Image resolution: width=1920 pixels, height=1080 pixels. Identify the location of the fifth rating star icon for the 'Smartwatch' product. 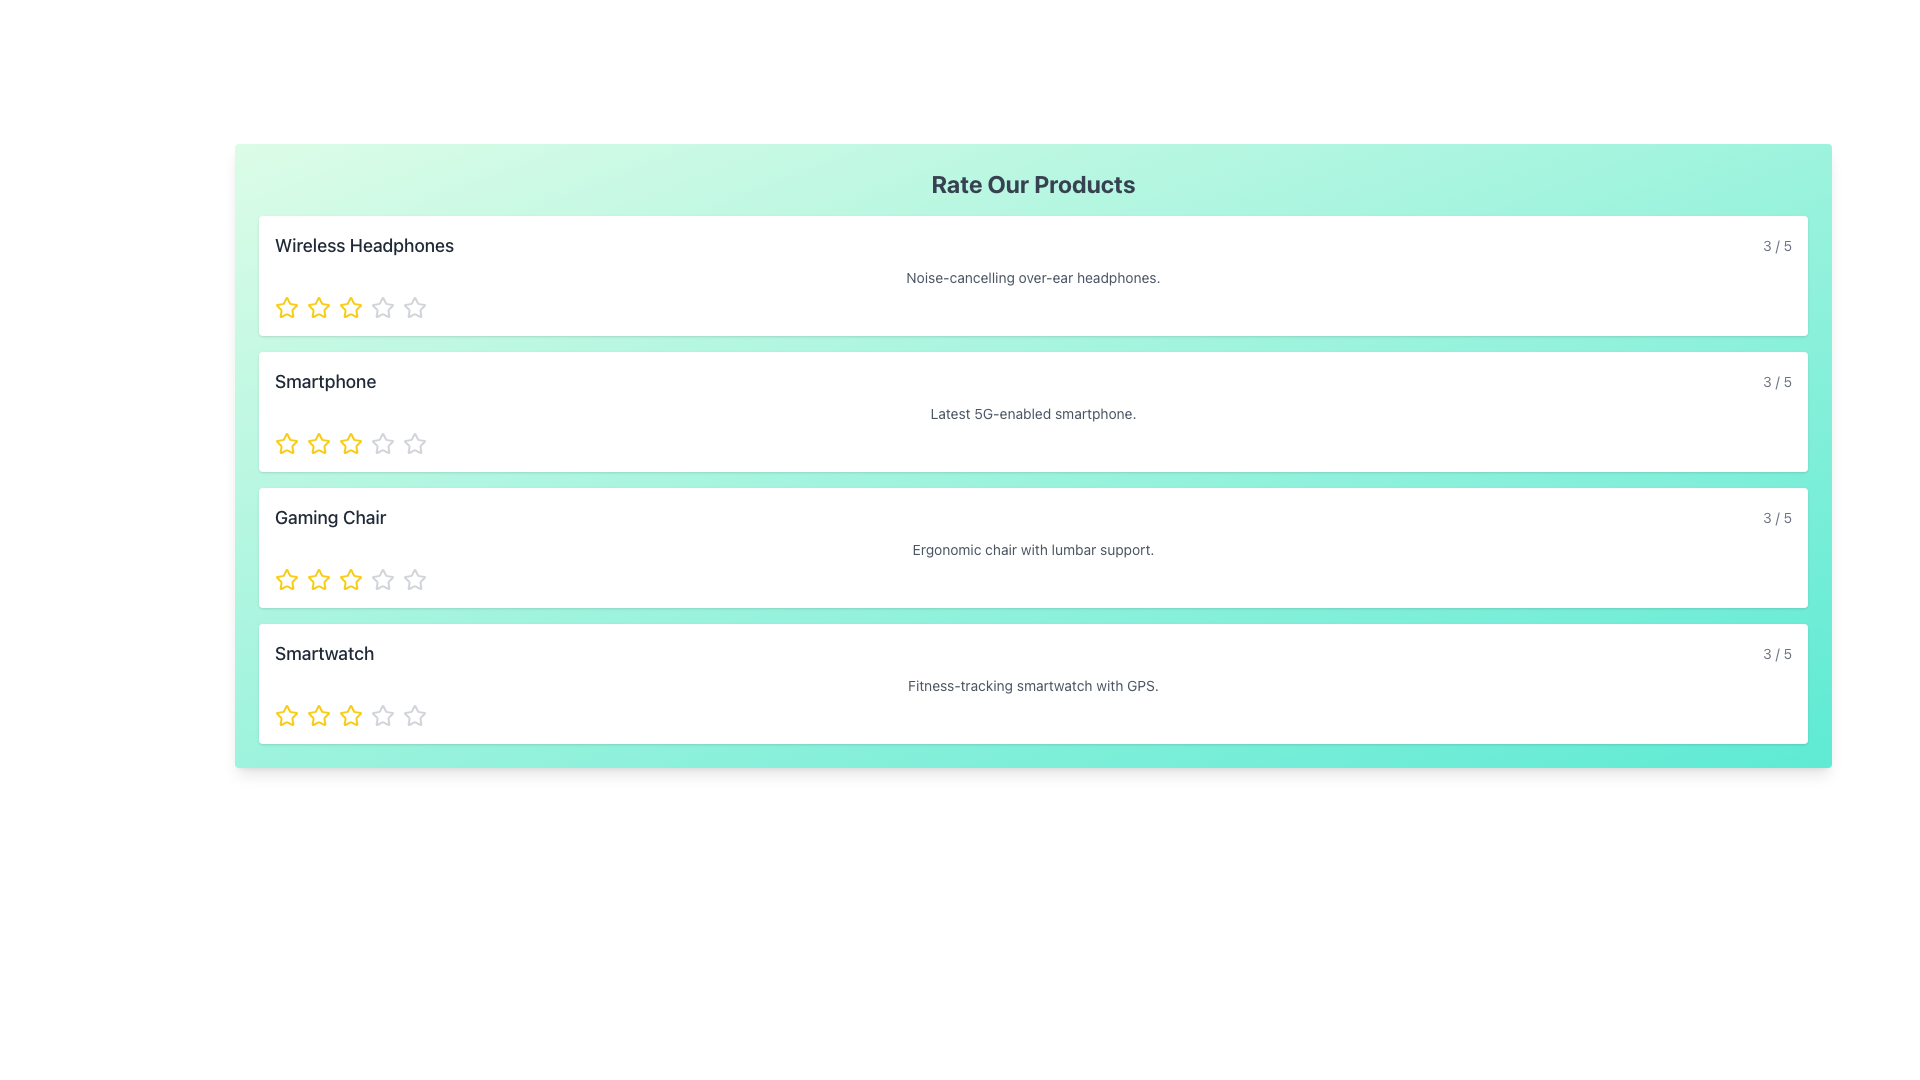
(413, 714).